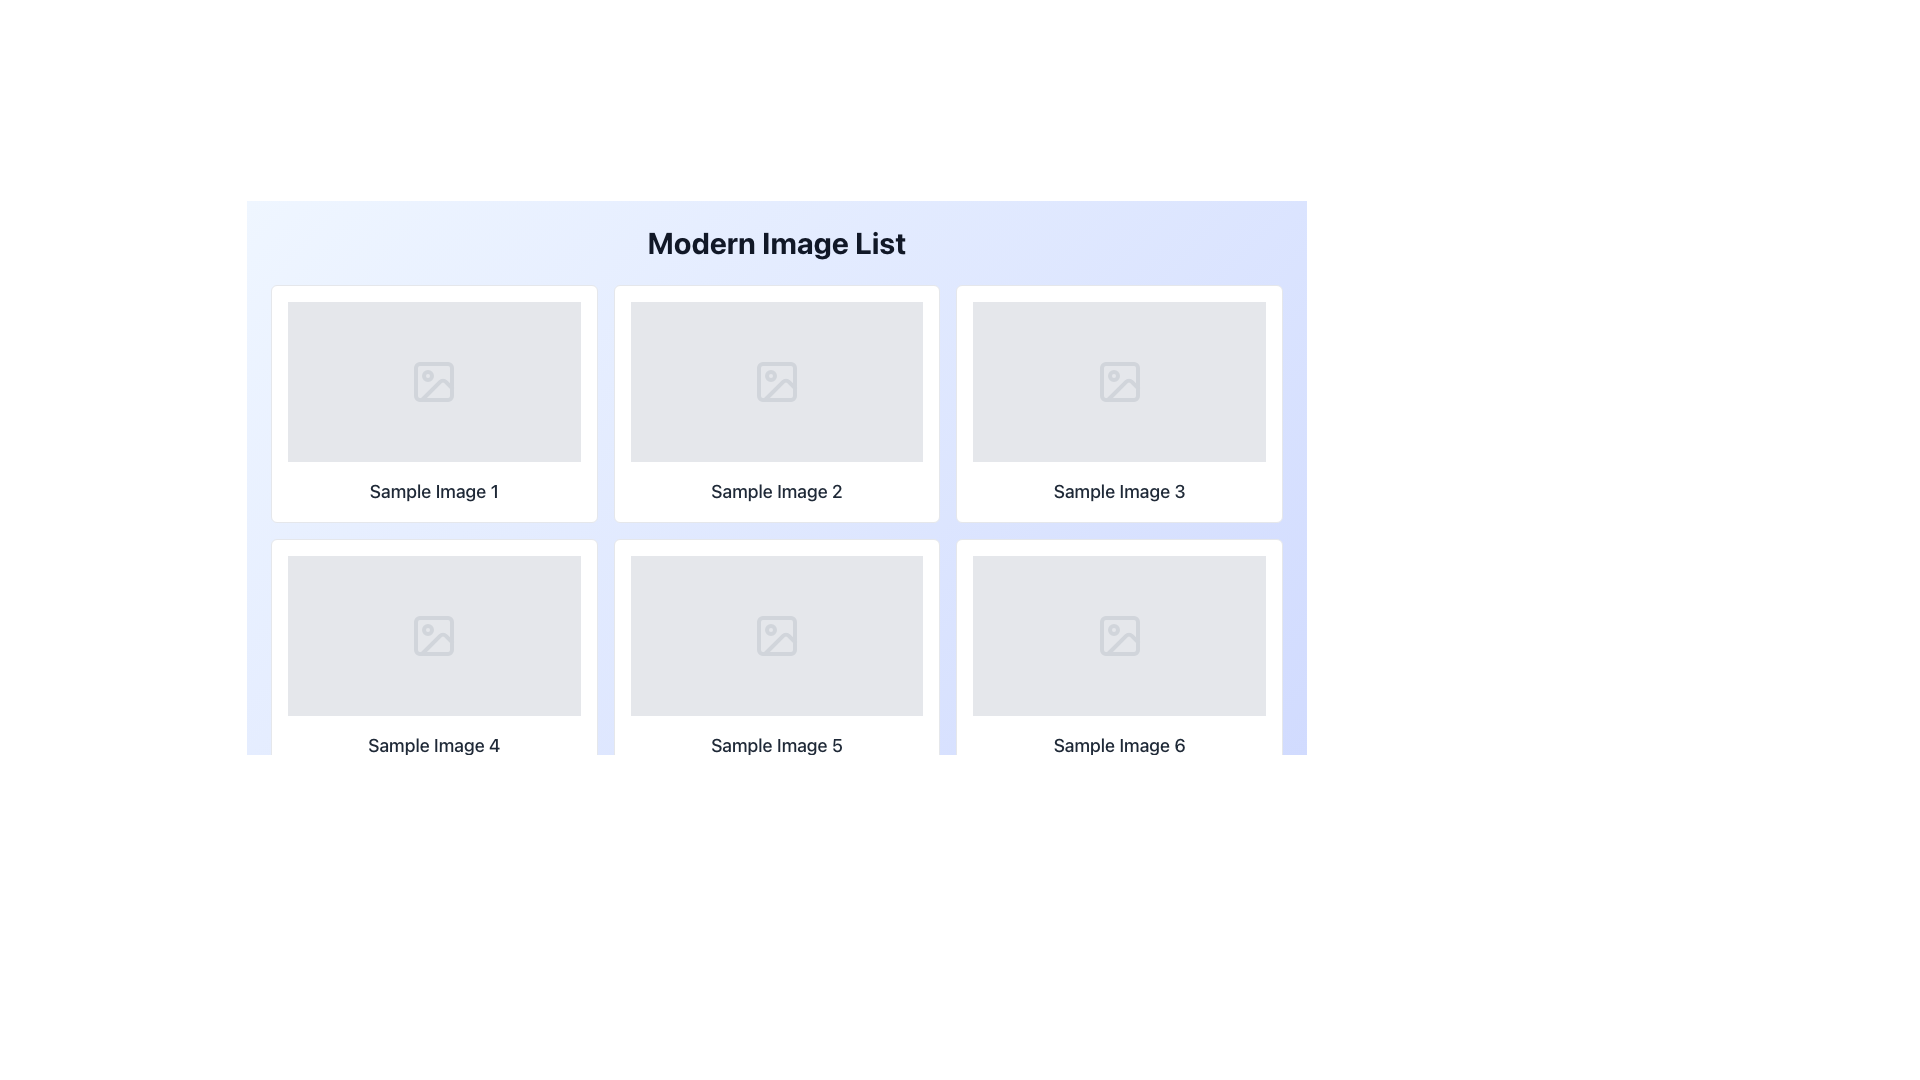 The width and height of the screenshot is (1920, 1080). What do you see at coordinates (776, 636) in the screenshot?
I see `the small rectangular shape with slightly rounded corners located centrally within the fifth image placeholder in the grid layout` at bounding box center [776, 636].